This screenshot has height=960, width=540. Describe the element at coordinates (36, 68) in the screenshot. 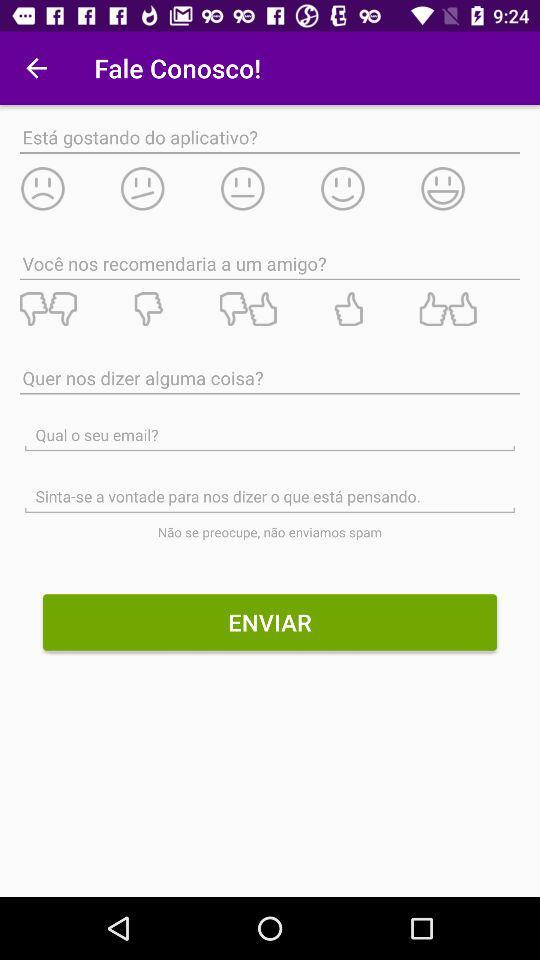

I see `app next to the fale conosco! icon` at that location.